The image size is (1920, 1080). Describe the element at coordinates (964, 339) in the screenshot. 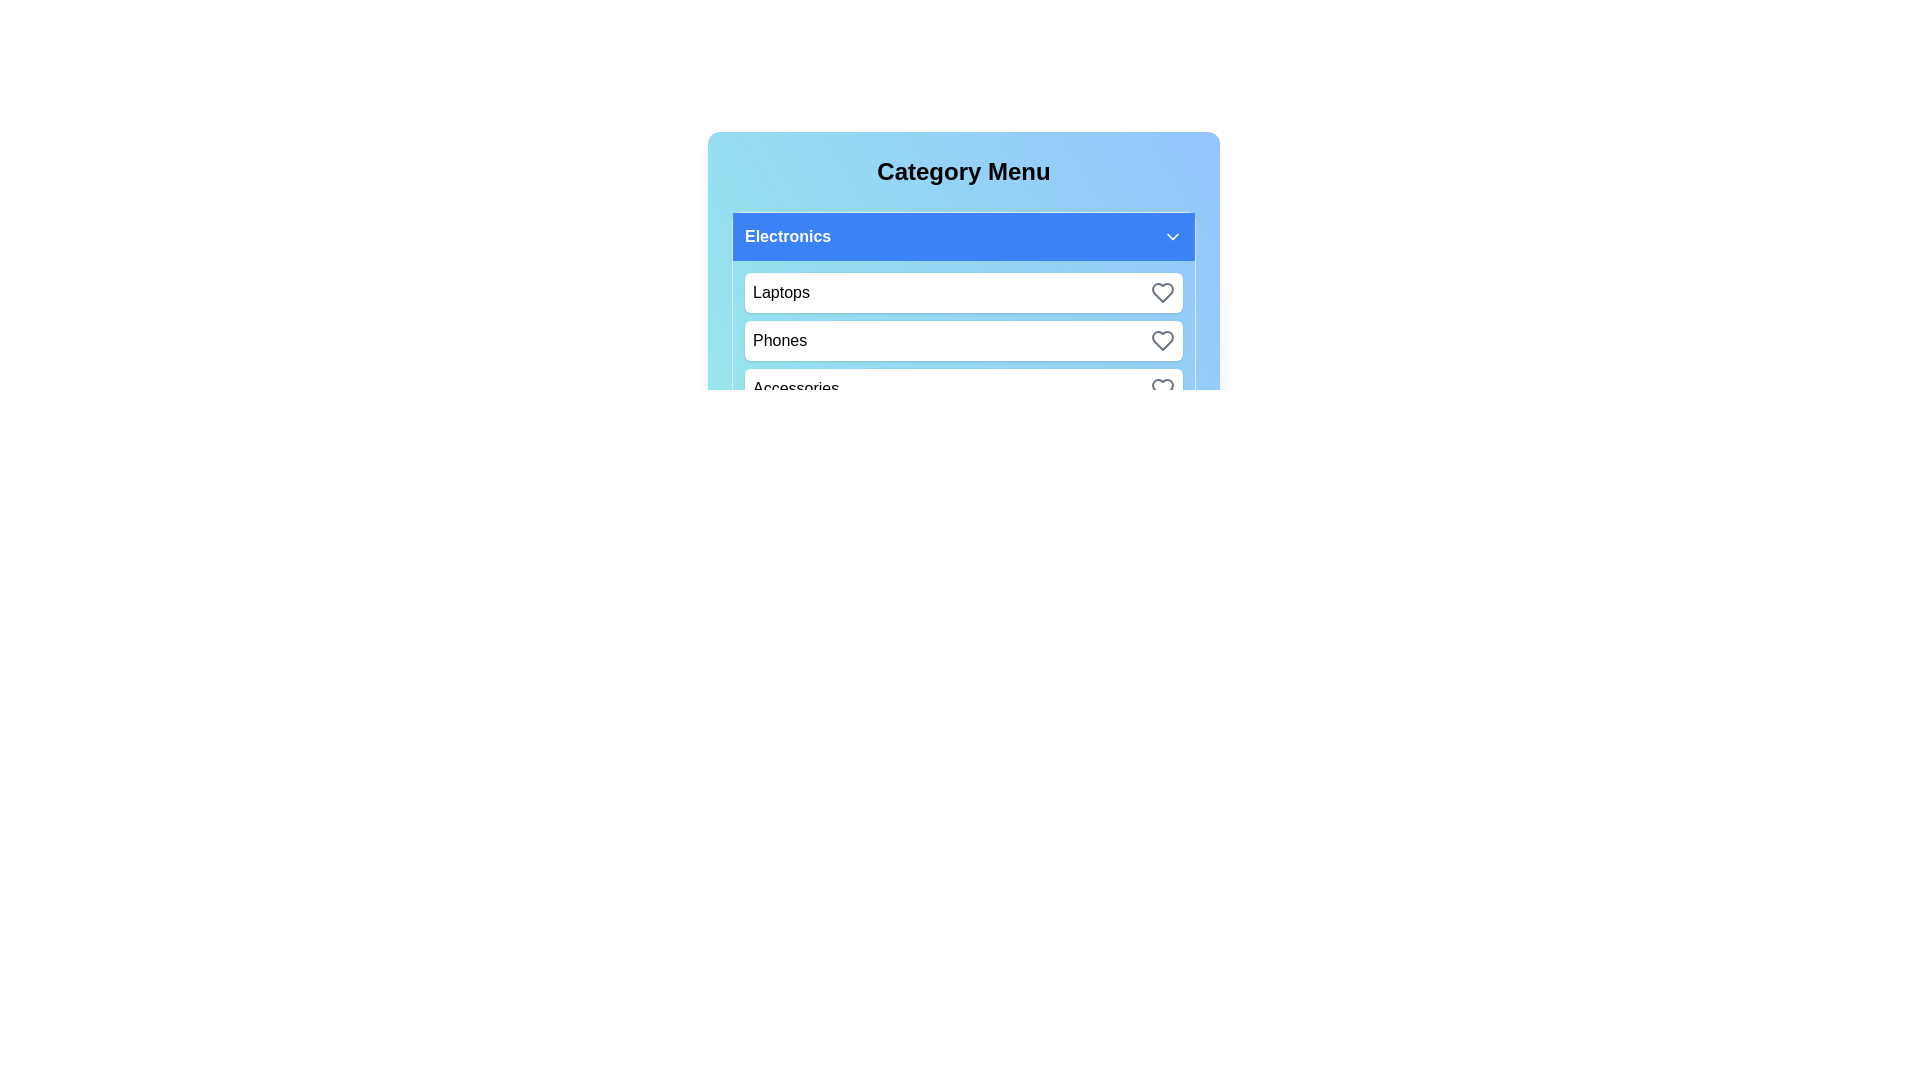

I see `the 'Phones' menu item located` at that location.